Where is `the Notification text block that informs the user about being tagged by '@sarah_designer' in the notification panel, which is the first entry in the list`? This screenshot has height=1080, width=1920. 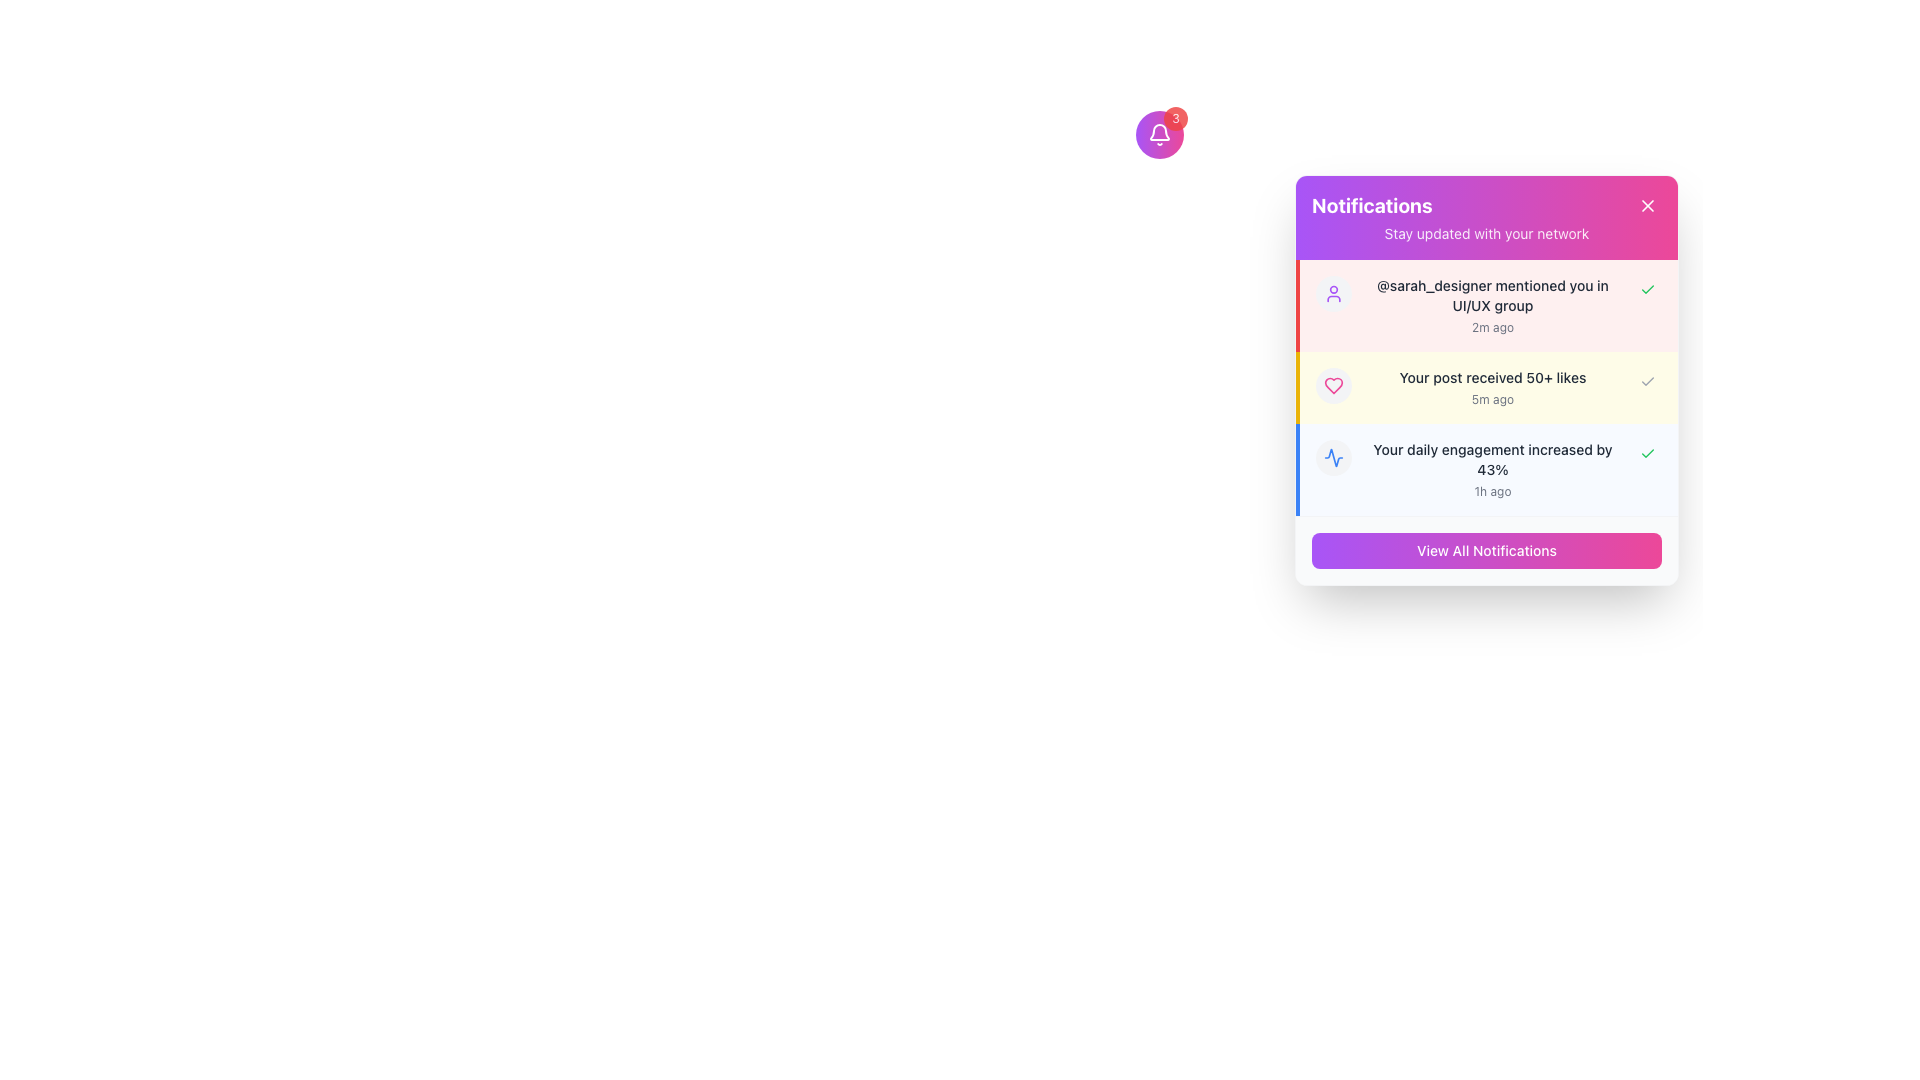 the Notification text block that informs the user about being tagged by '@sarah_designer' in the notification panel, which is the first entry in the list is located at coordinates (1492, 305).